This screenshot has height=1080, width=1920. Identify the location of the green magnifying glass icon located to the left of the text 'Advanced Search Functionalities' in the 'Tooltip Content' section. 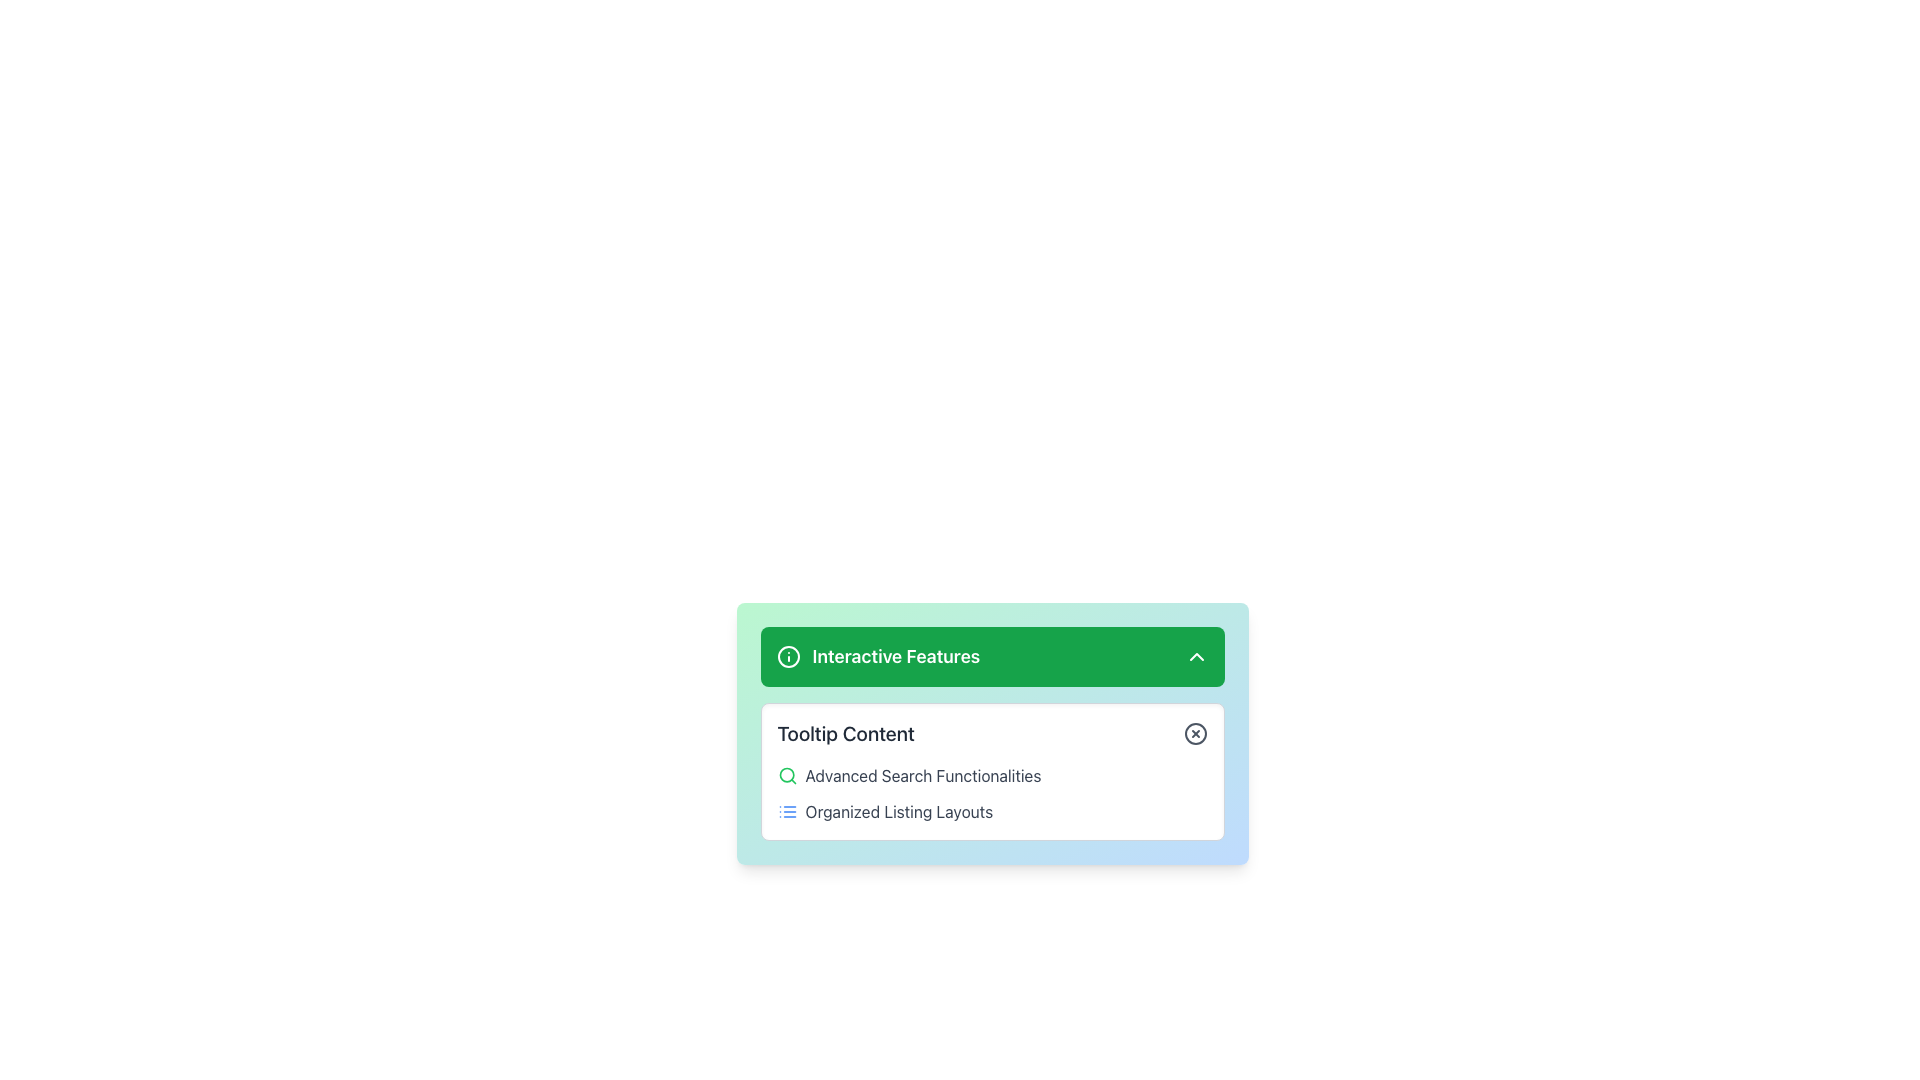
(786, 774).